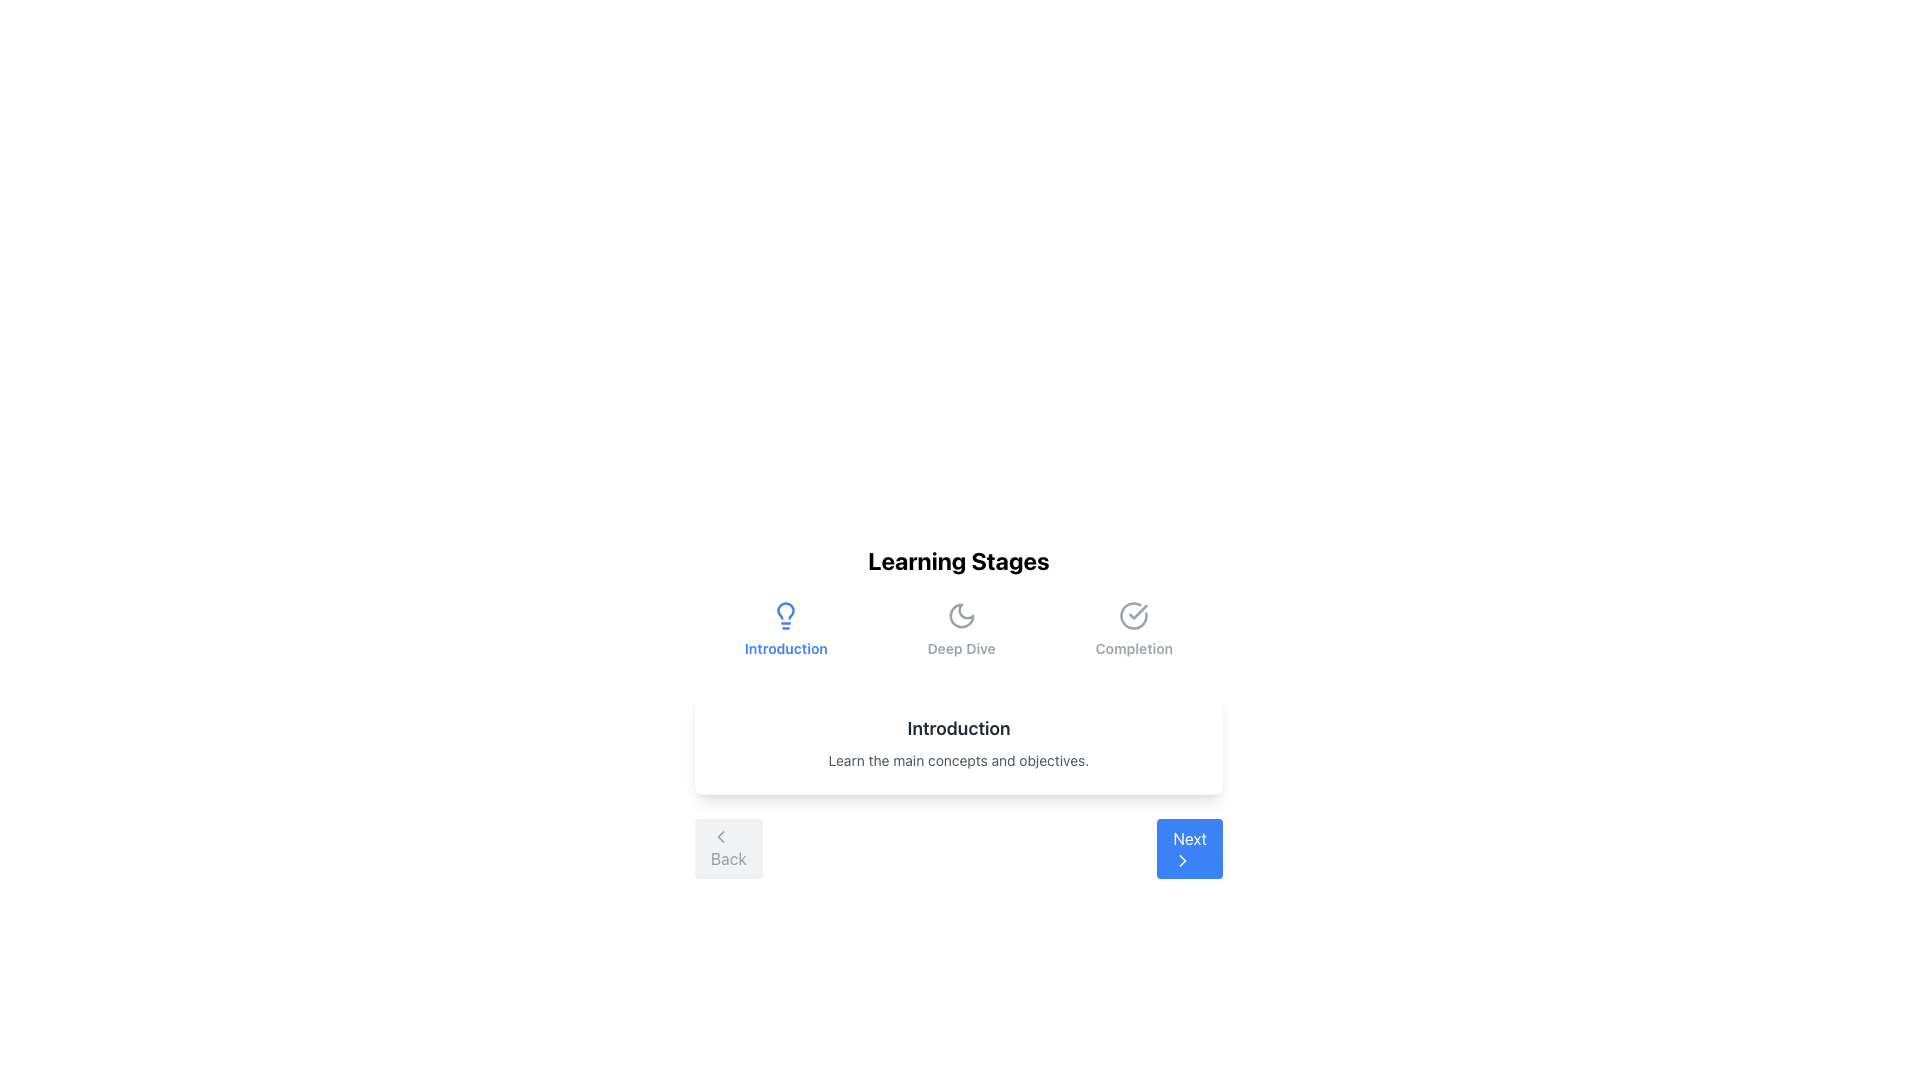 This screenshot has height=1080, width=1920. Describe the element at coordinates (785, 628) in the screenshot. I see `the blue lightbulb icon labeled 'Introduction'` at that location.